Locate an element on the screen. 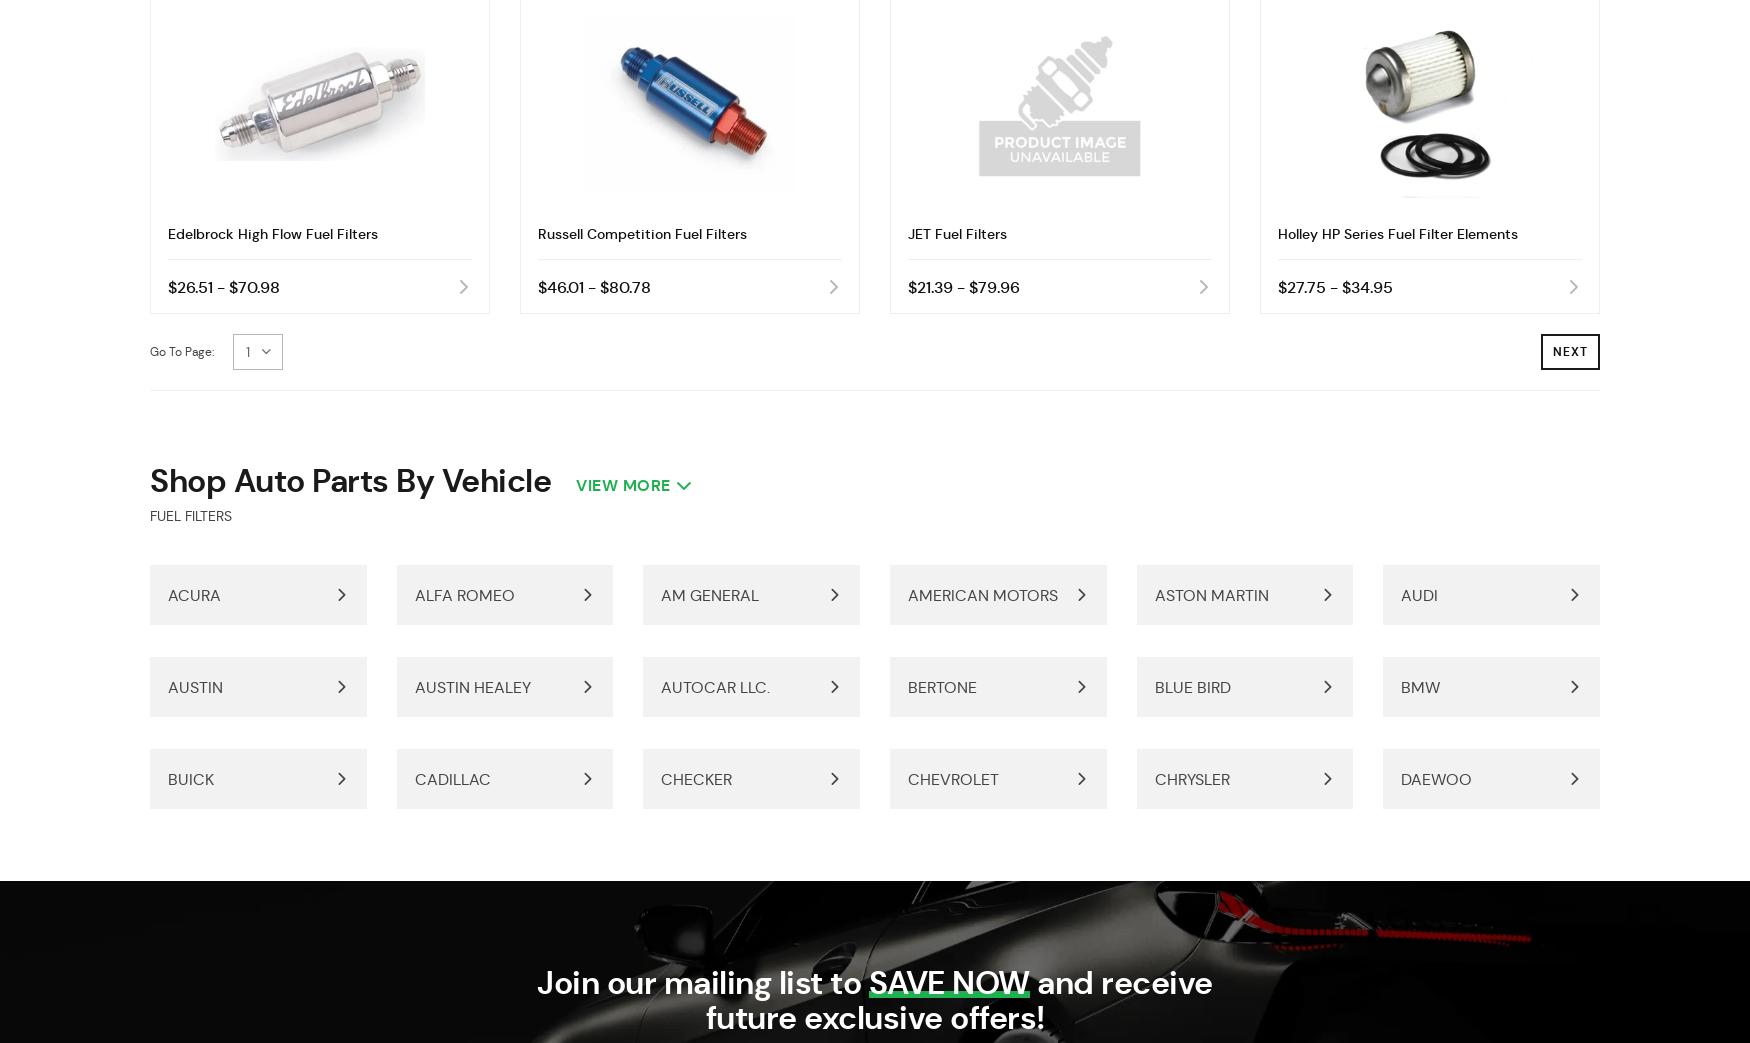 Image resolution: width=1750 pixels, height=1043 pixels. 'and receive future exclusive offers!' is located at coordinates (958, 1000).